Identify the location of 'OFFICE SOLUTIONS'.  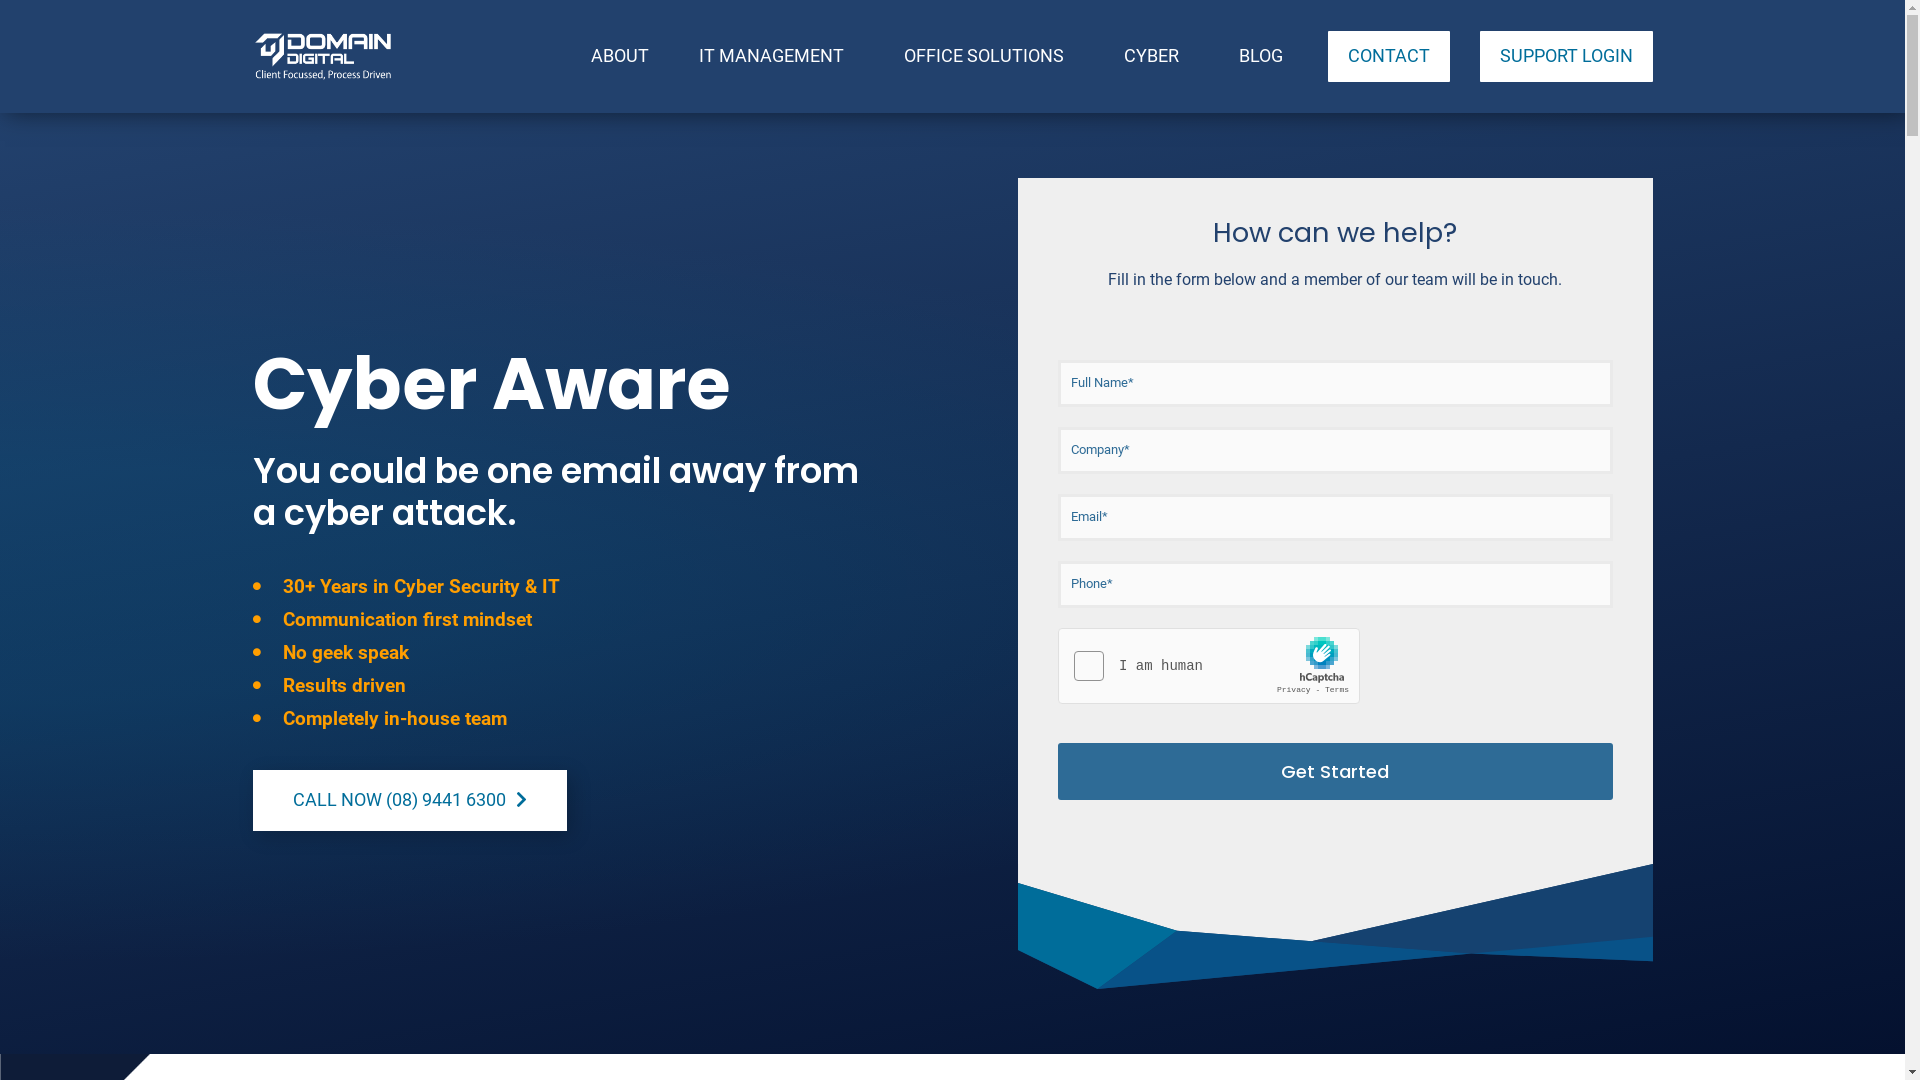
(988, 55).